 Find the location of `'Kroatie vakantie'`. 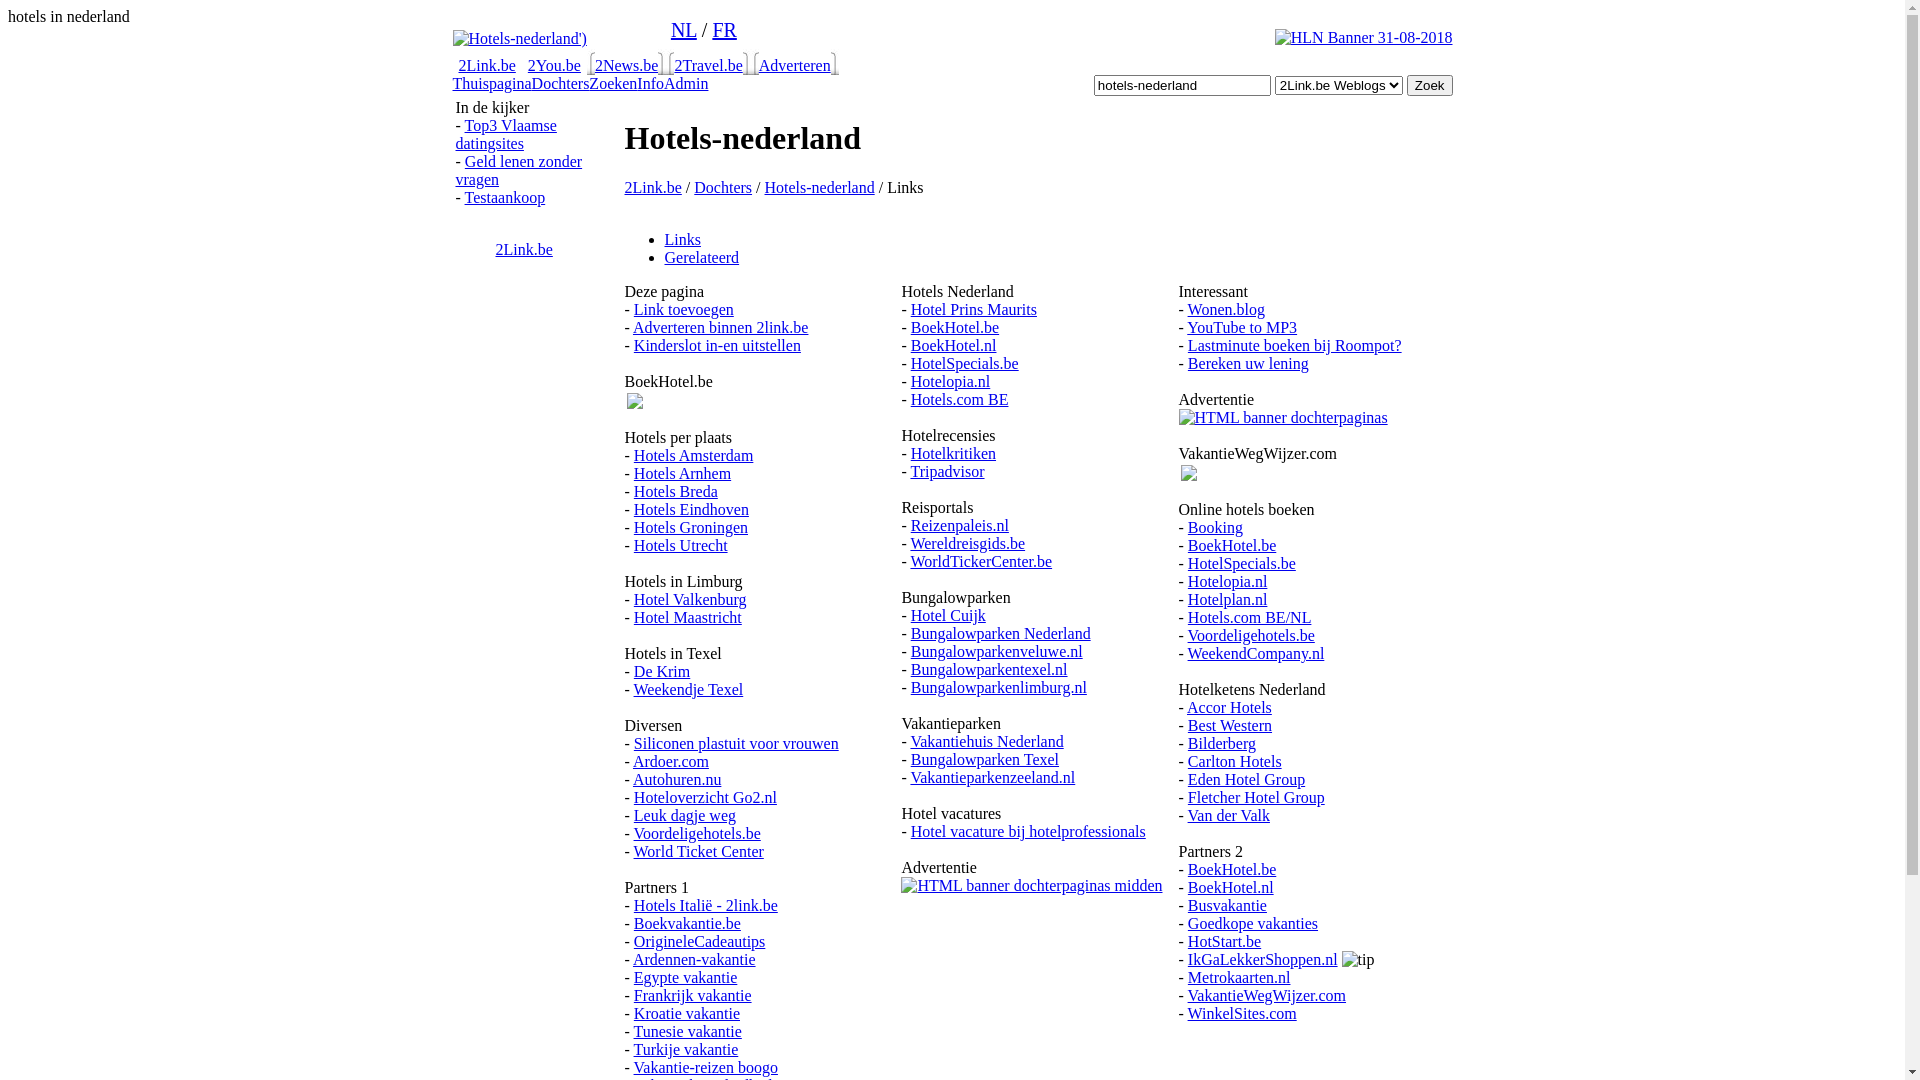

'Kroatie vakantie' is located at coordinates (686, 1013).